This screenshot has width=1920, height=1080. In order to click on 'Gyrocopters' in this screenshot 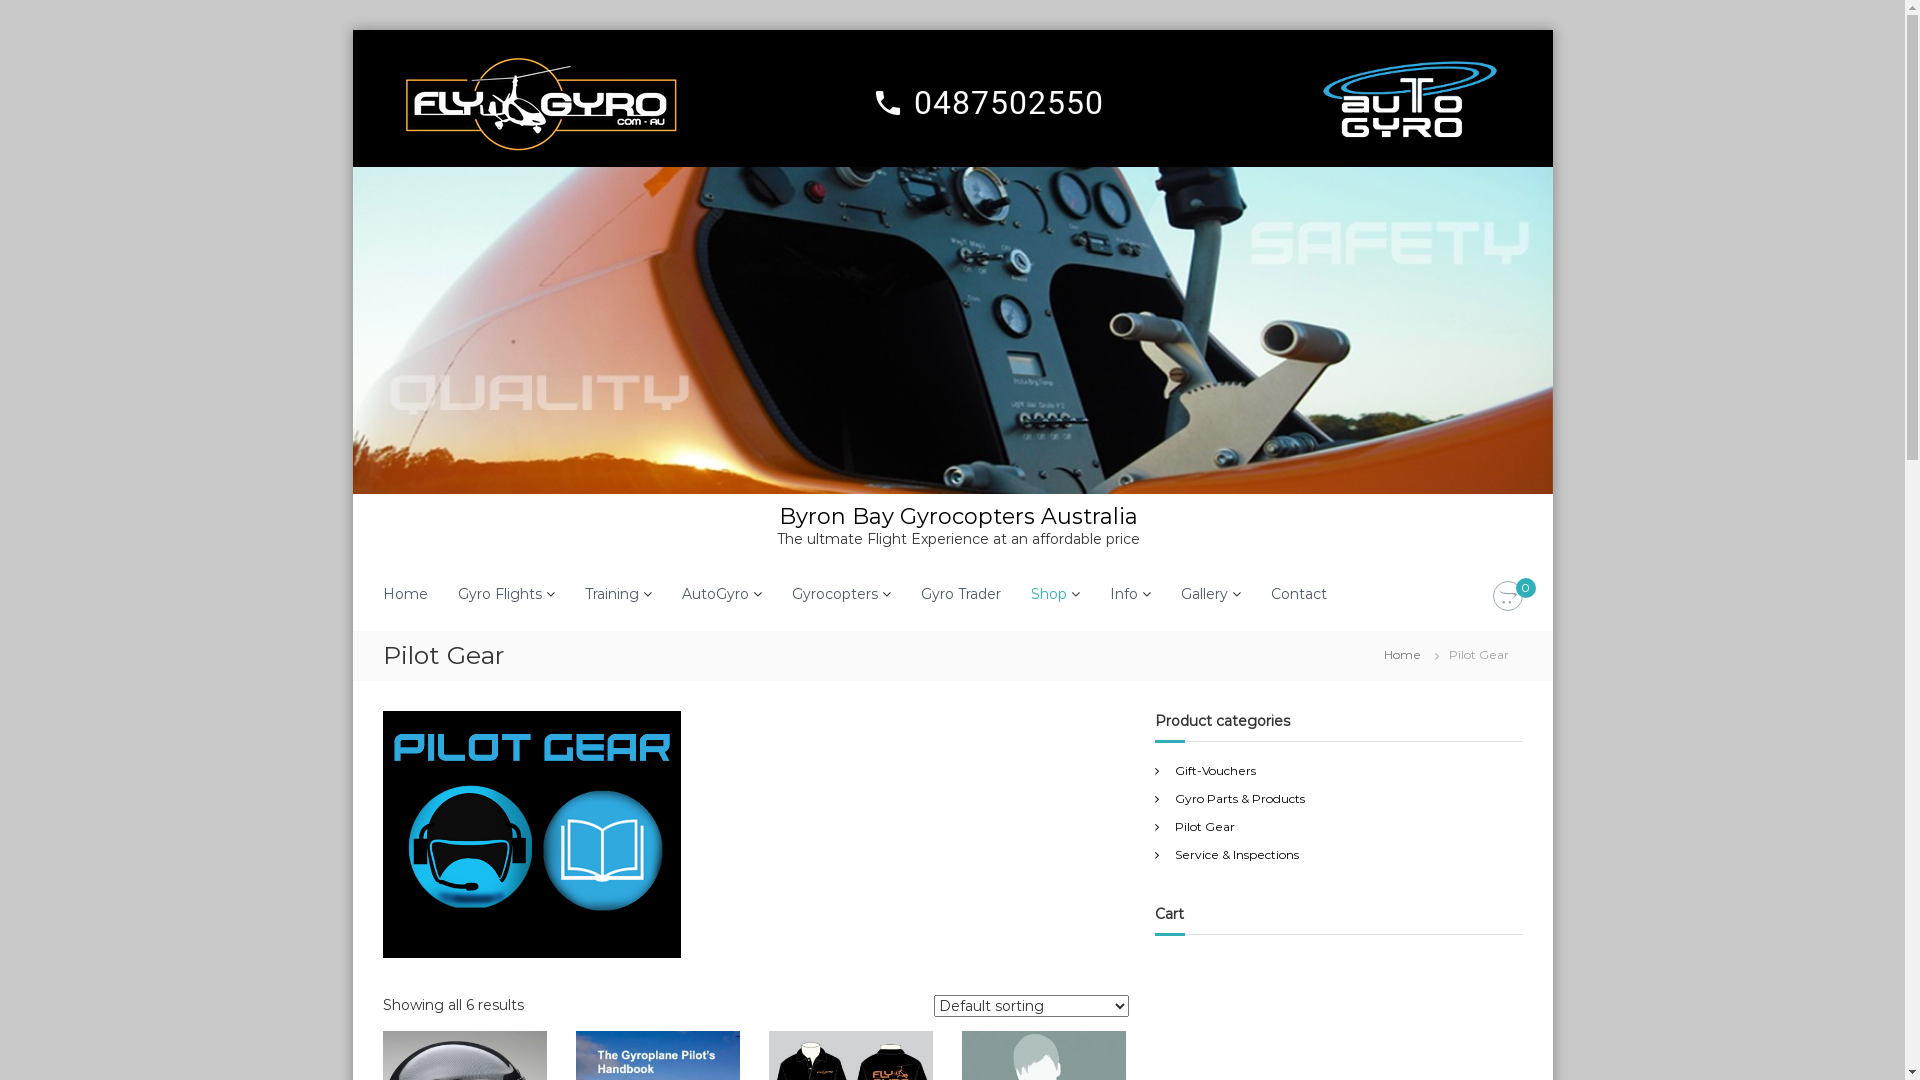, I will do `click(835, 593)`.